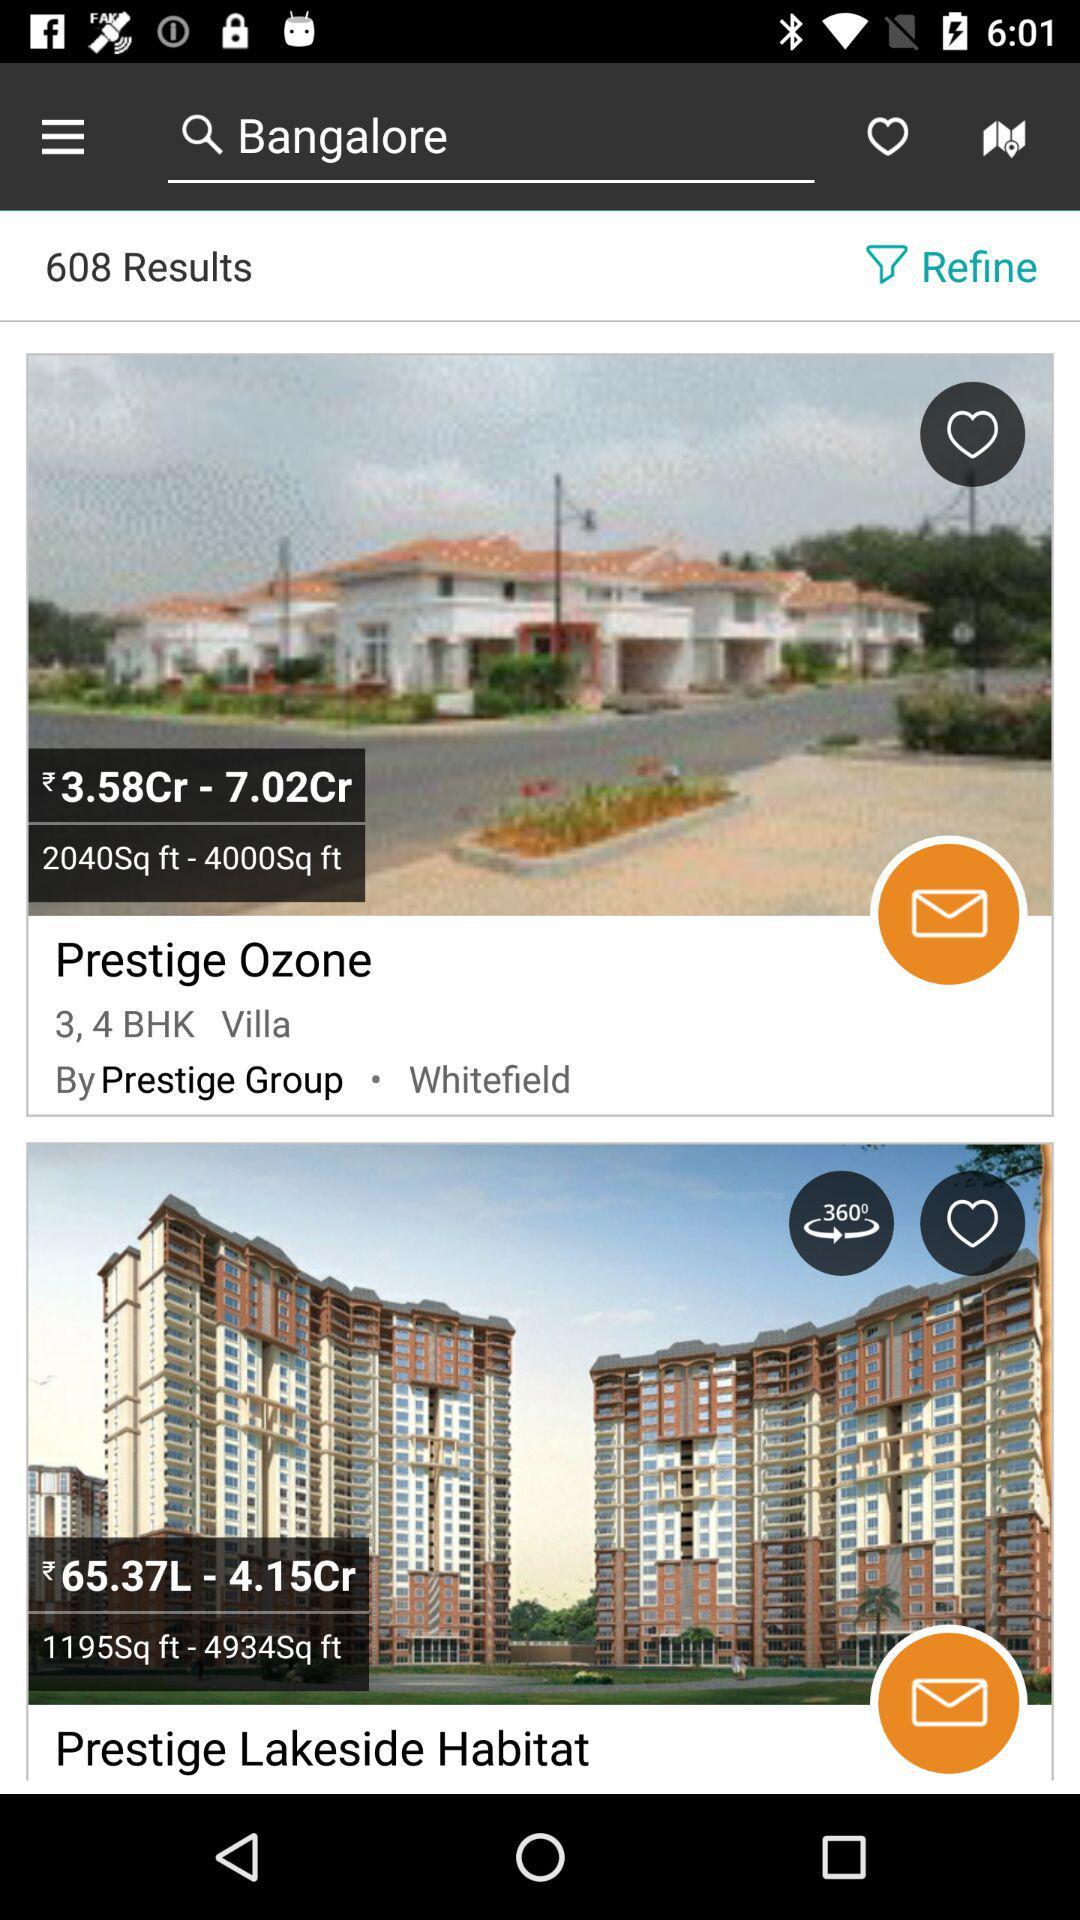  I want to click on mail, so click(947, 1702).